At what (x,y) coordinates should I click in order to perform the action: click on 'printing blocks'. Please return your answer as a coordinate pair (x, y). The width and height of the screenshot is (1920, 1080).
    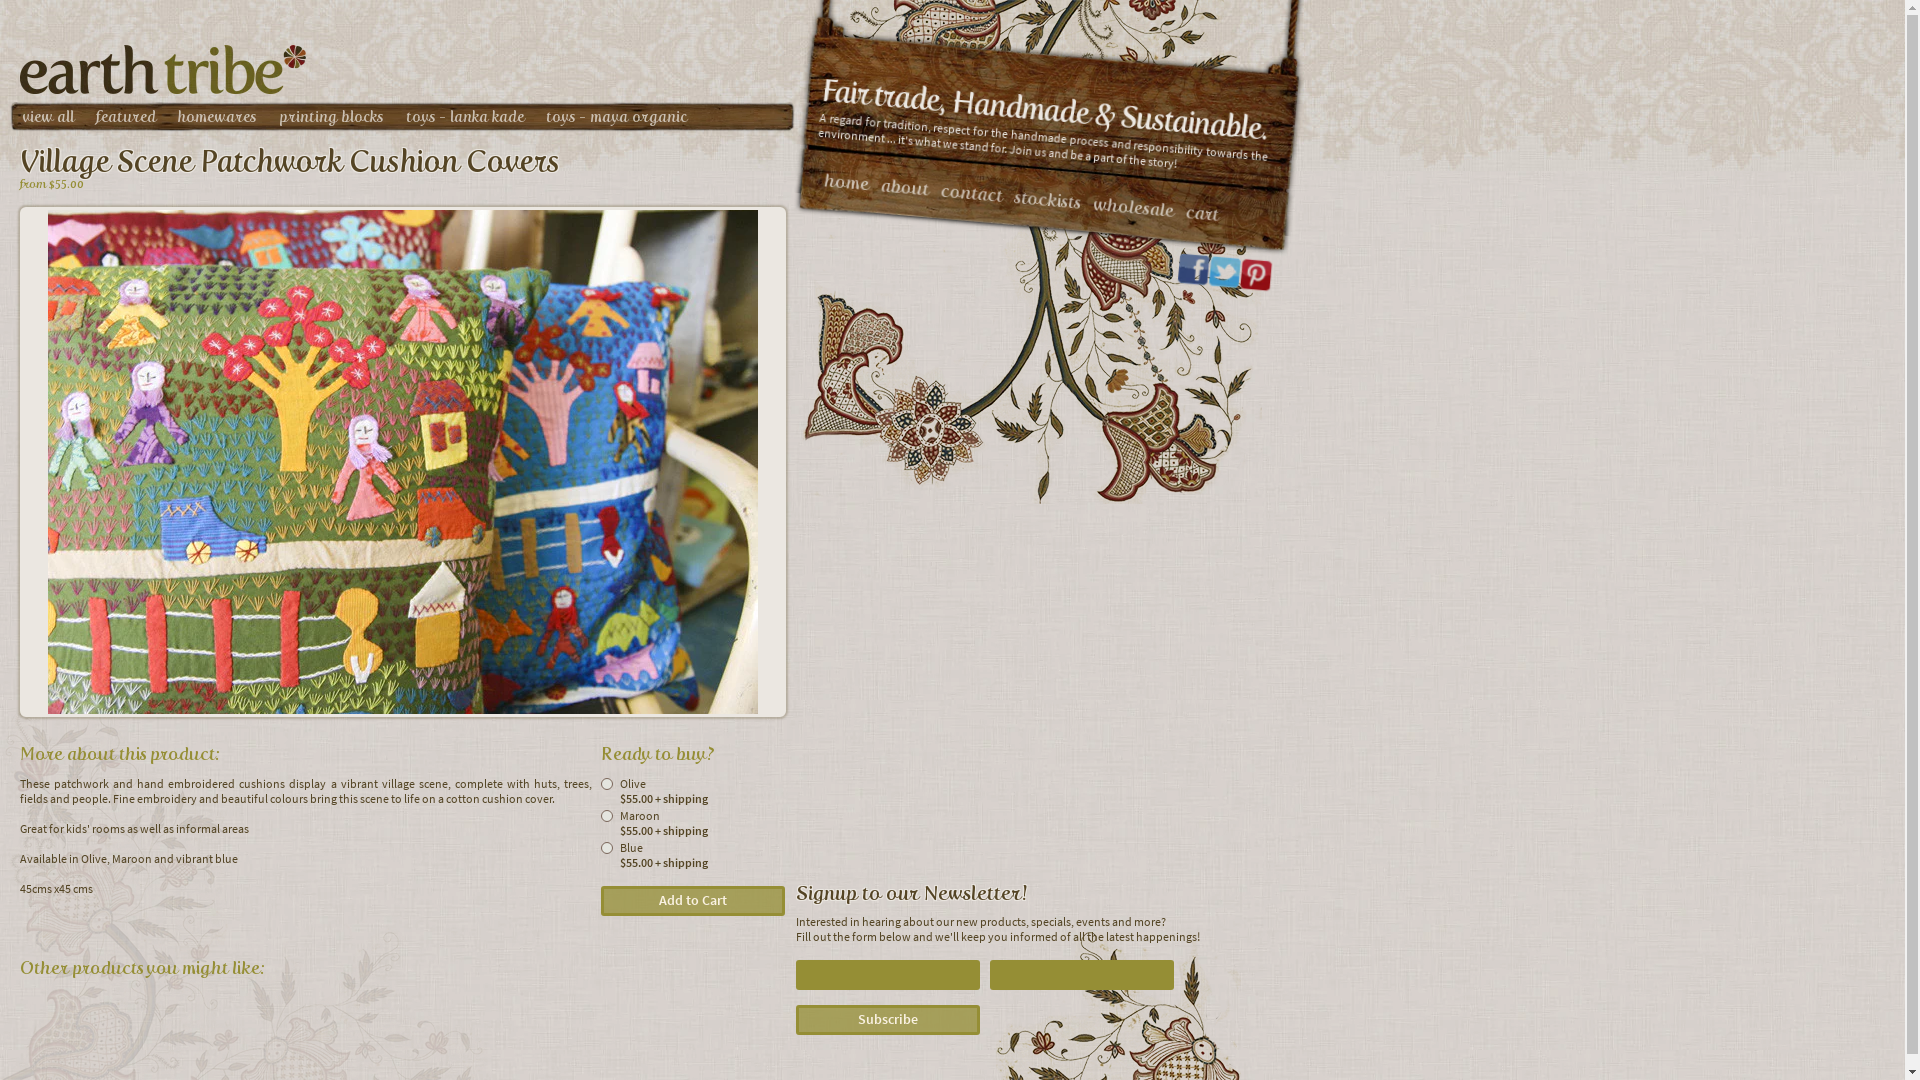
    Looking at the image, I should click on (331, 116).